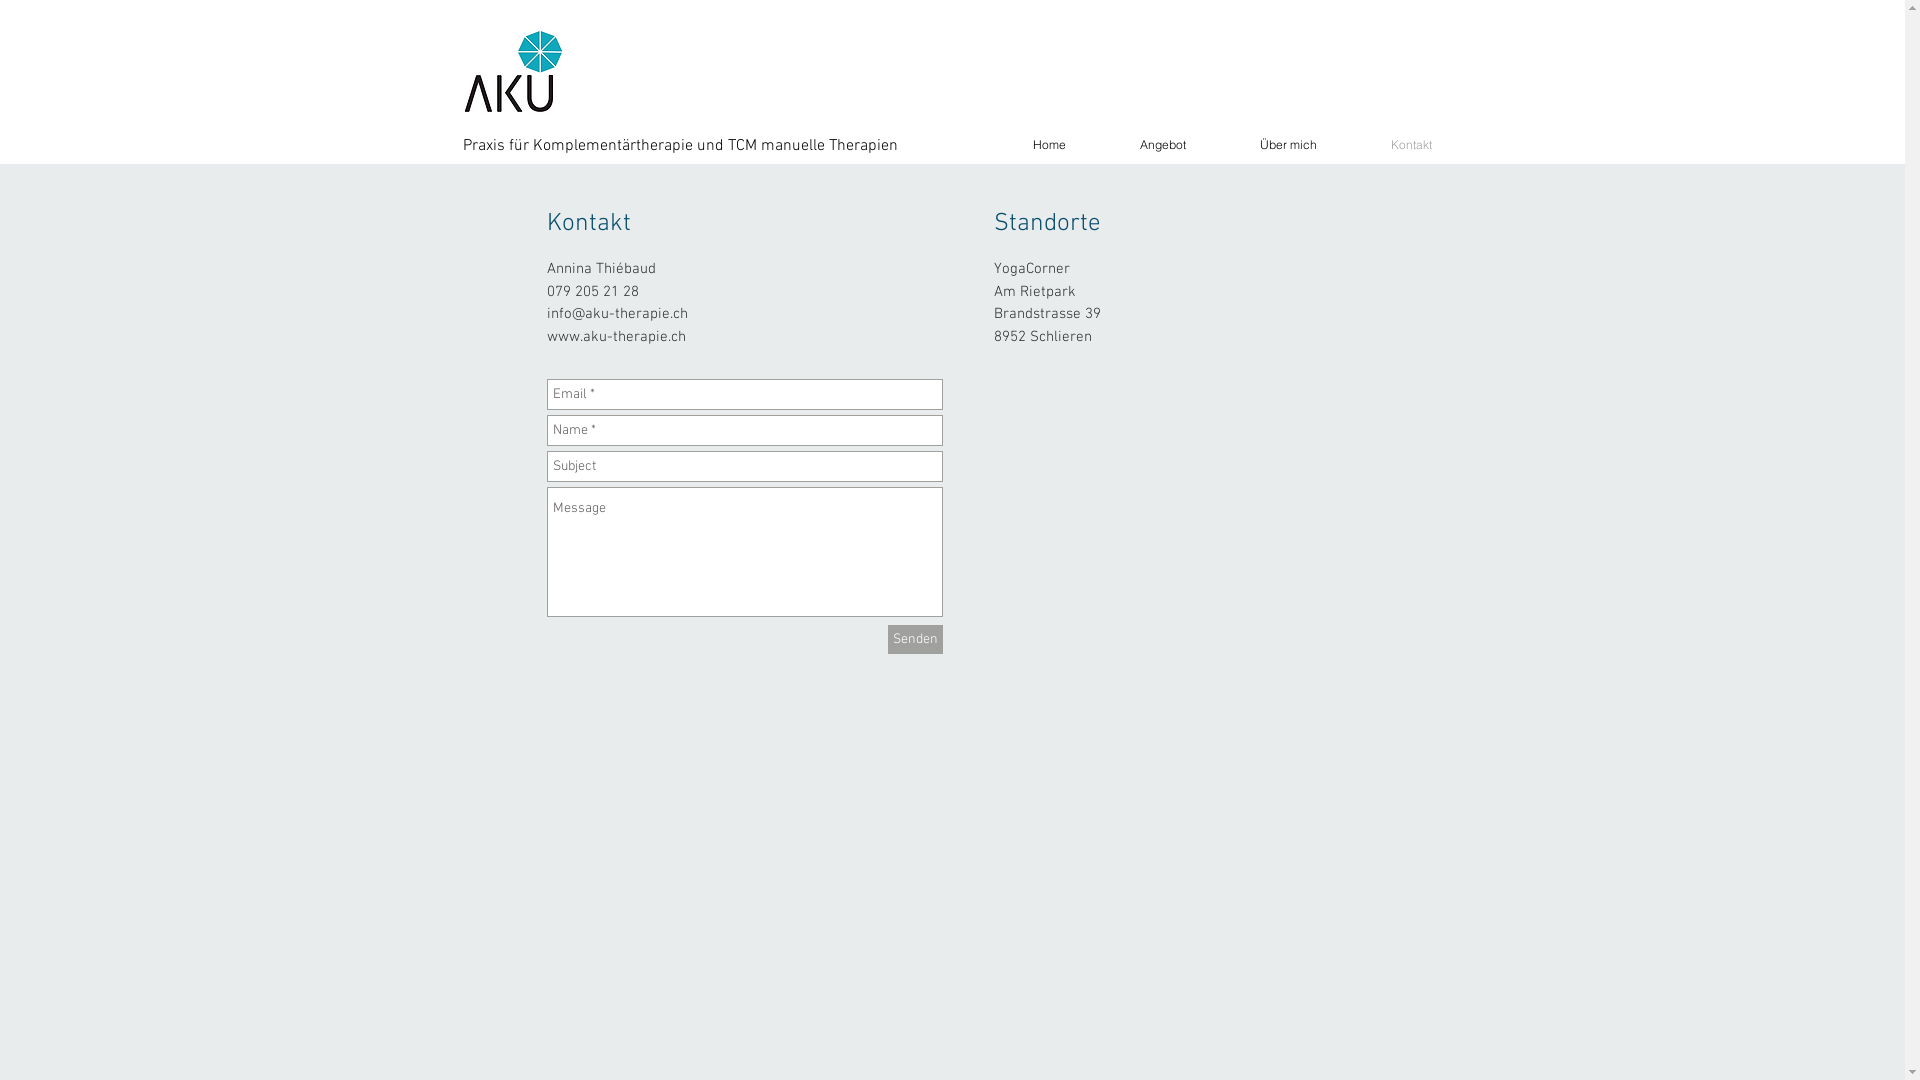 Image resolution: width=1920 pixels, height=1080 pixels. I want to click on 'Senden', so click(914, 639).